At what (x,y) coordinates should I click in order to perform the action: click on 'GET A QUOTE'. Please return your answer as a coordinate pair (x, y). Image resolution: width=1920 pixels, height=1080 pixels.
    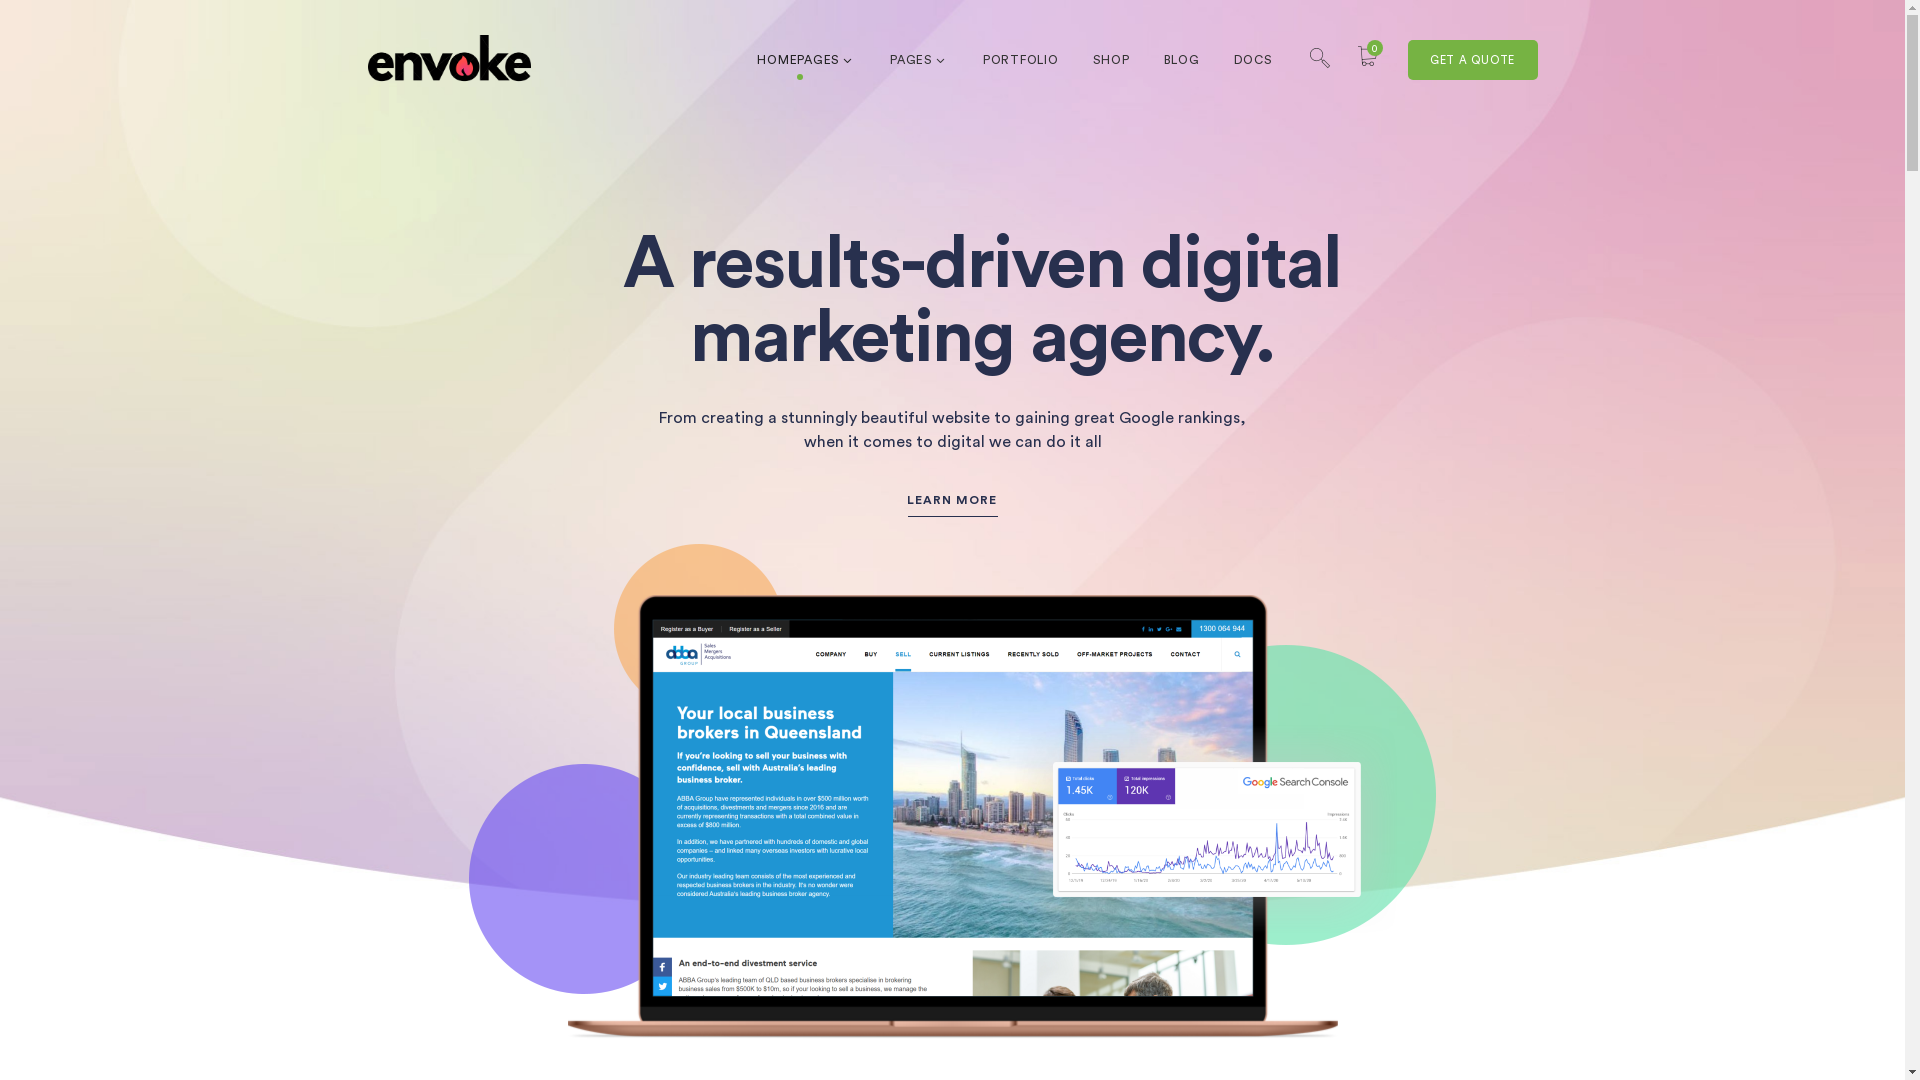
    Looking at the image, I should click on (1473, 59).